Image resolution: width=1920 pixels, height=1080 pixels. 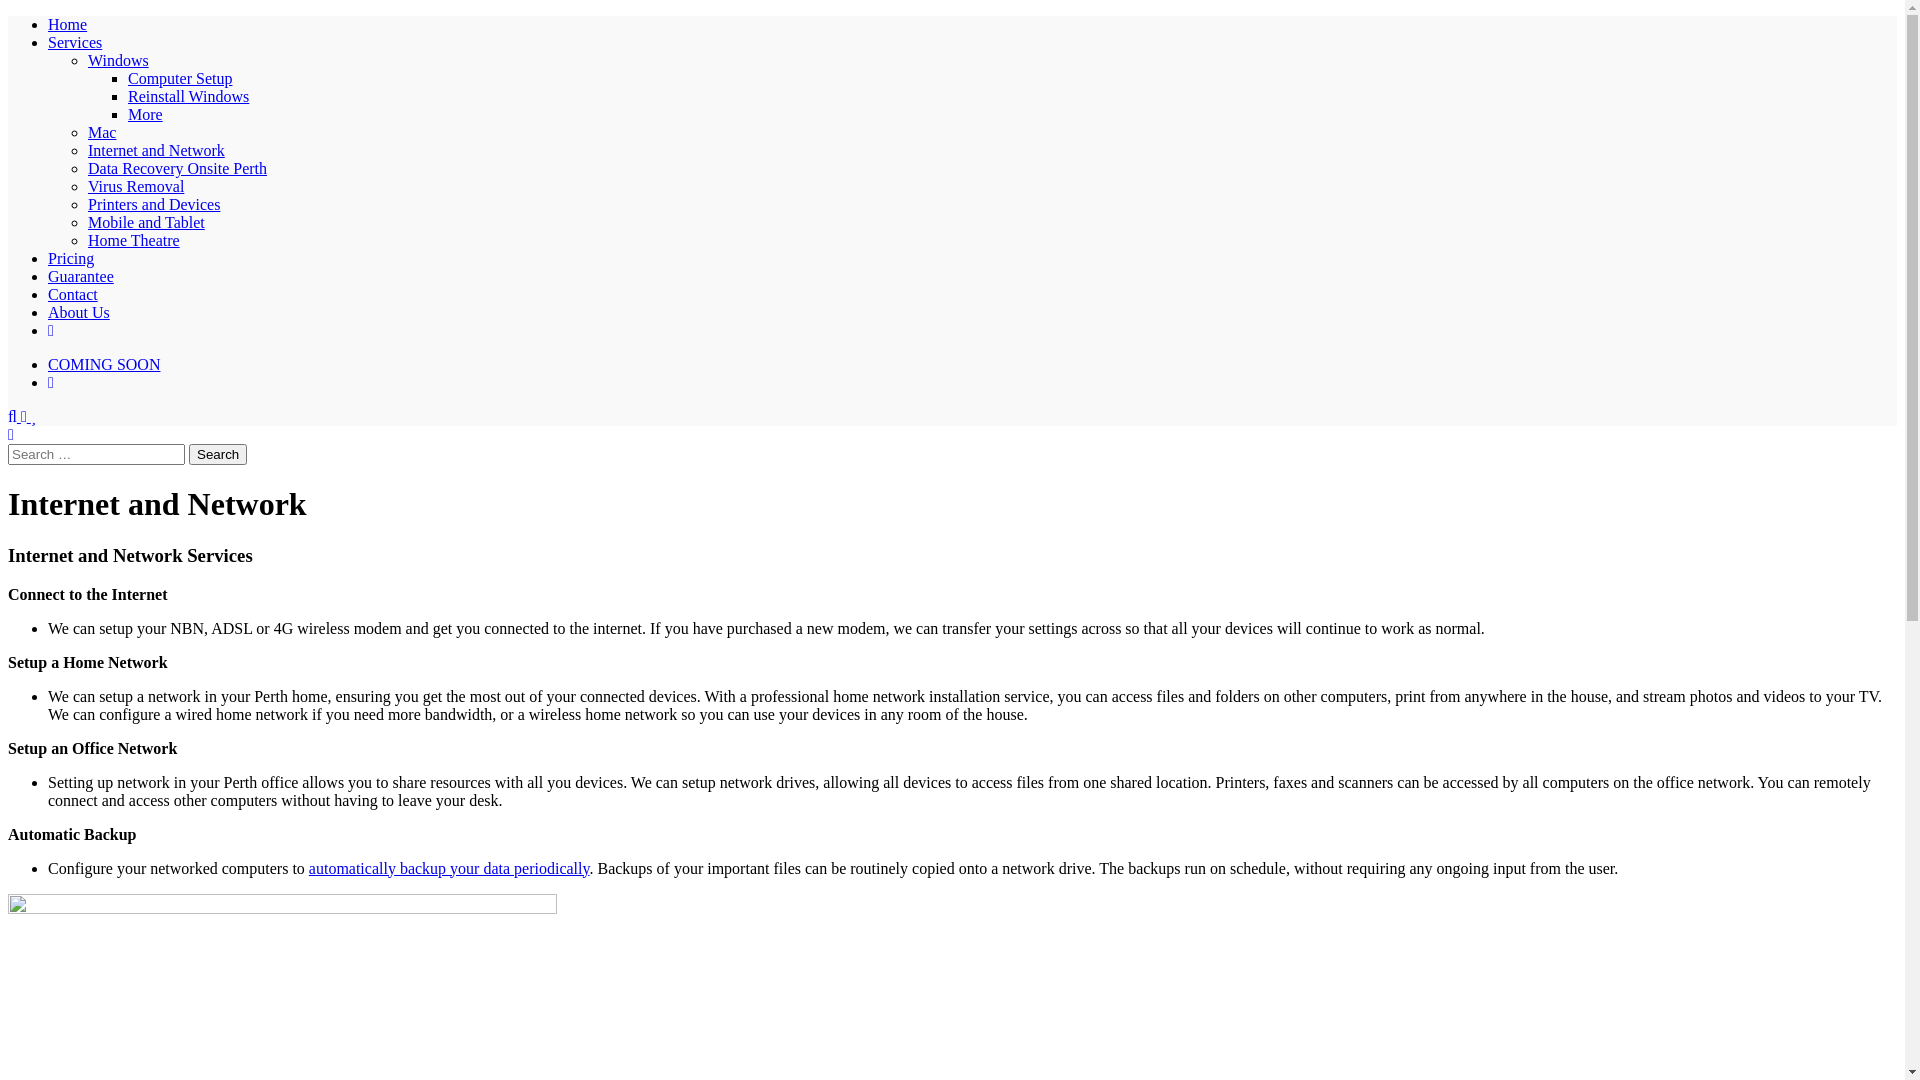 What do you see at coordinates (48, 276) in the screenshot?
I see `'Guarantee'` at bounding box center [48, 276].